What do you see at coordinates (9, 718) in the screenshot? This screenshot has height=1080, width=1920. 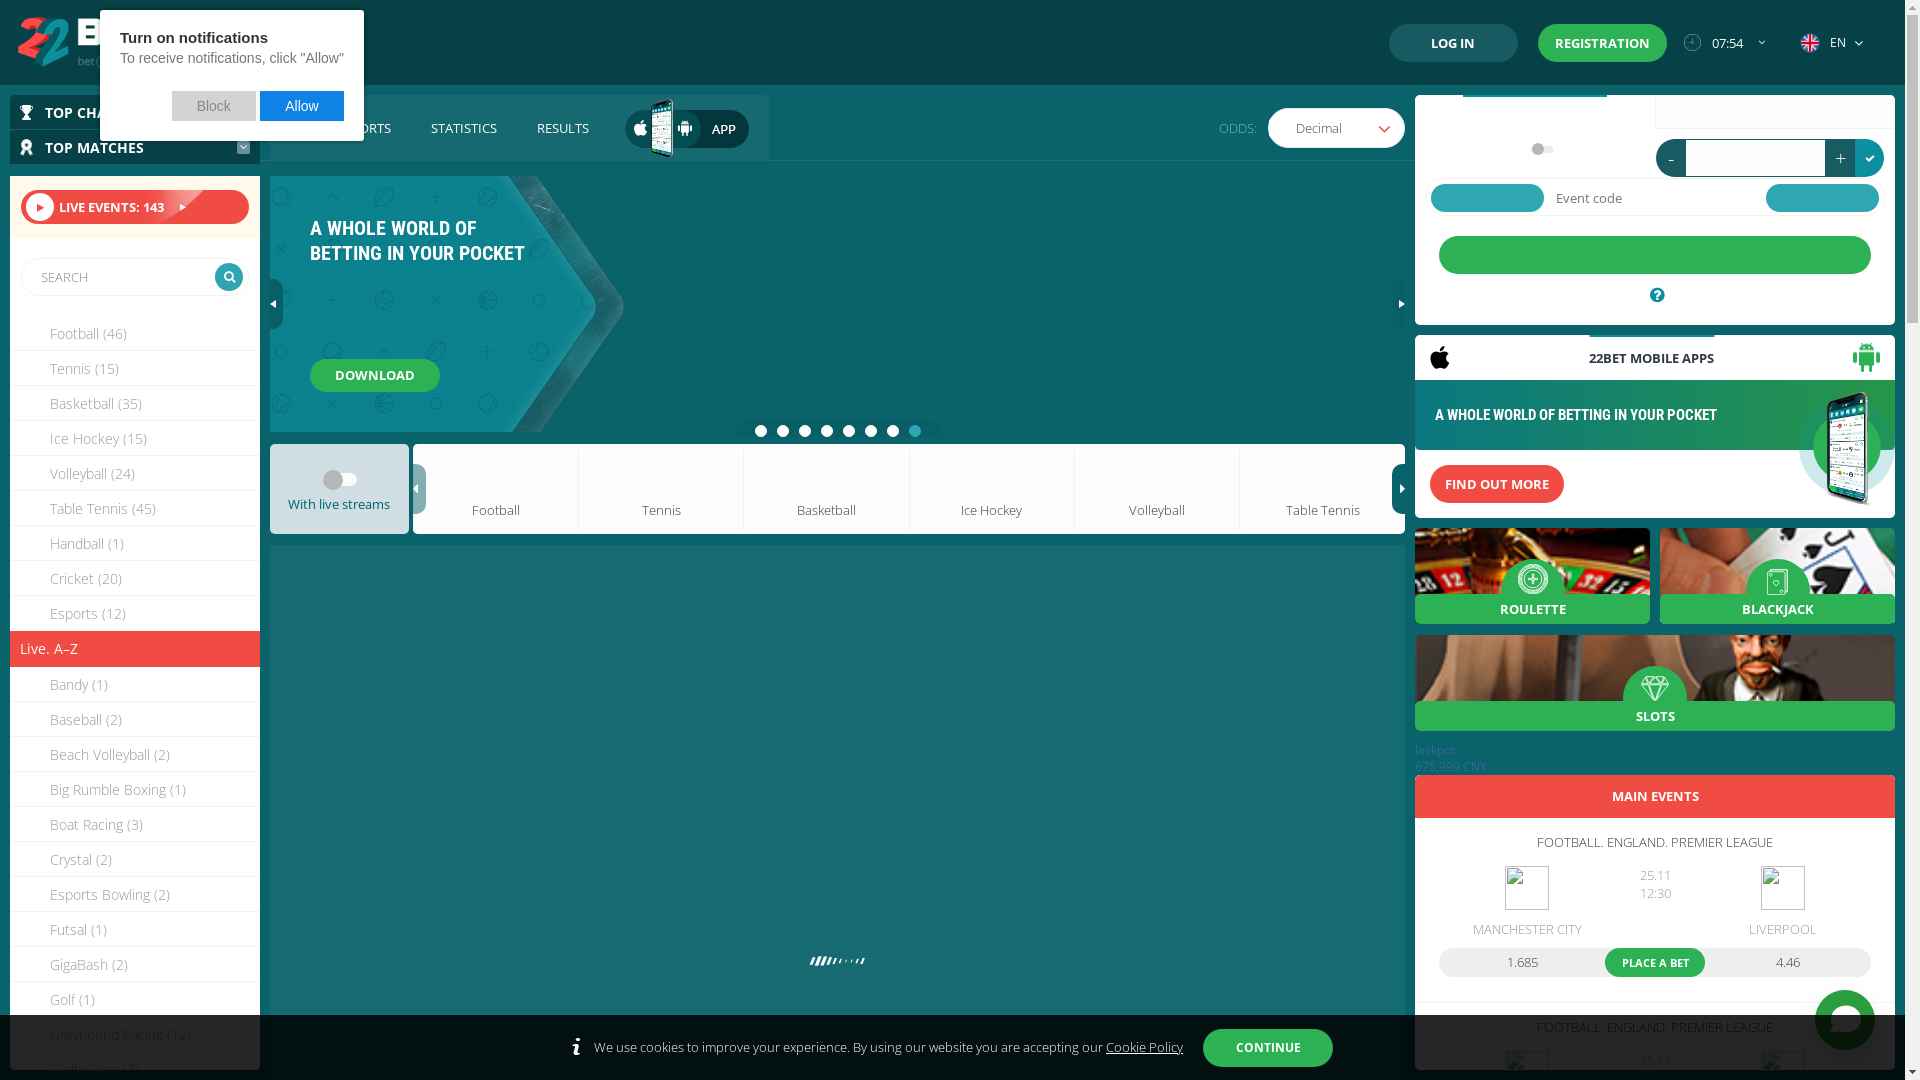 I see `'Baseball` at bounding box center [9, 718].